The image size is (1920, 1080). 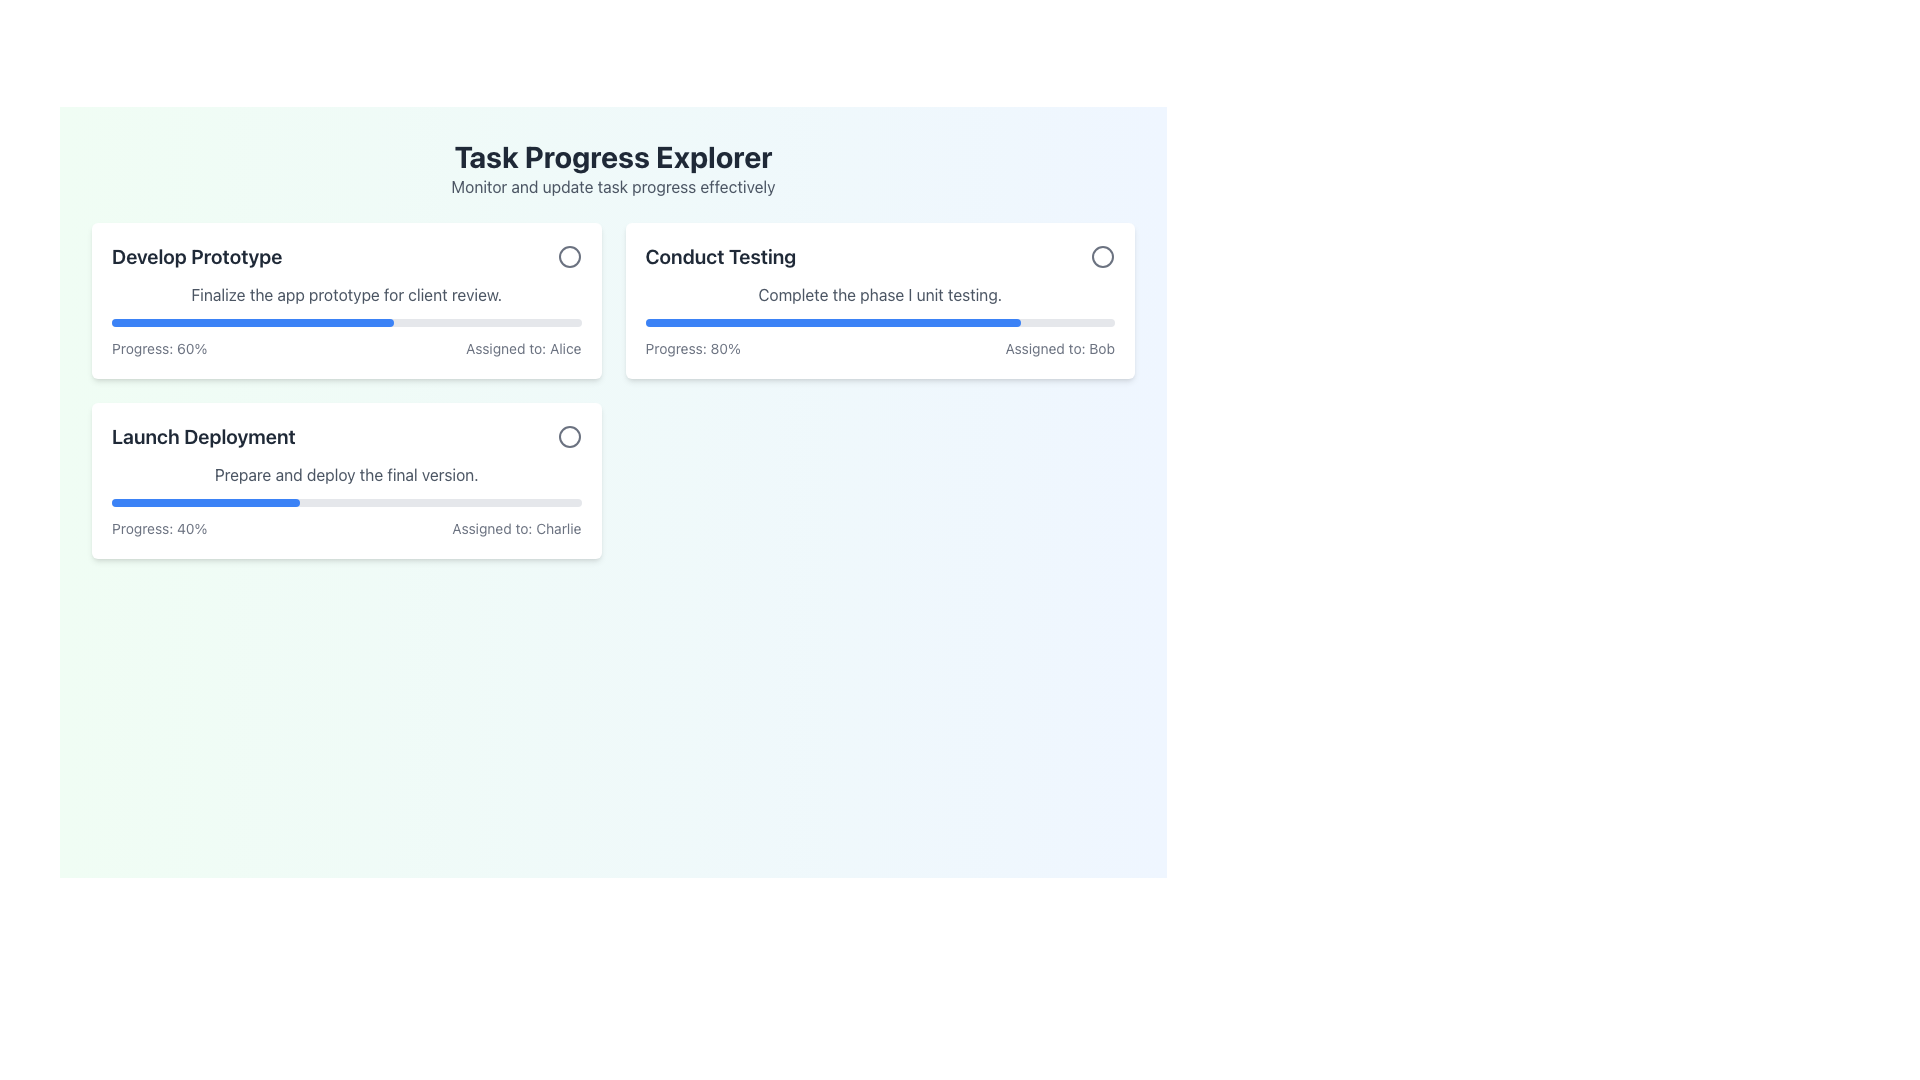 I want to click on the circular SVG graphic element located in the top-right corner of the 'Develop Prototype' task card within the 'Task Progress Explorer' interface, so click(x=568, y=256).